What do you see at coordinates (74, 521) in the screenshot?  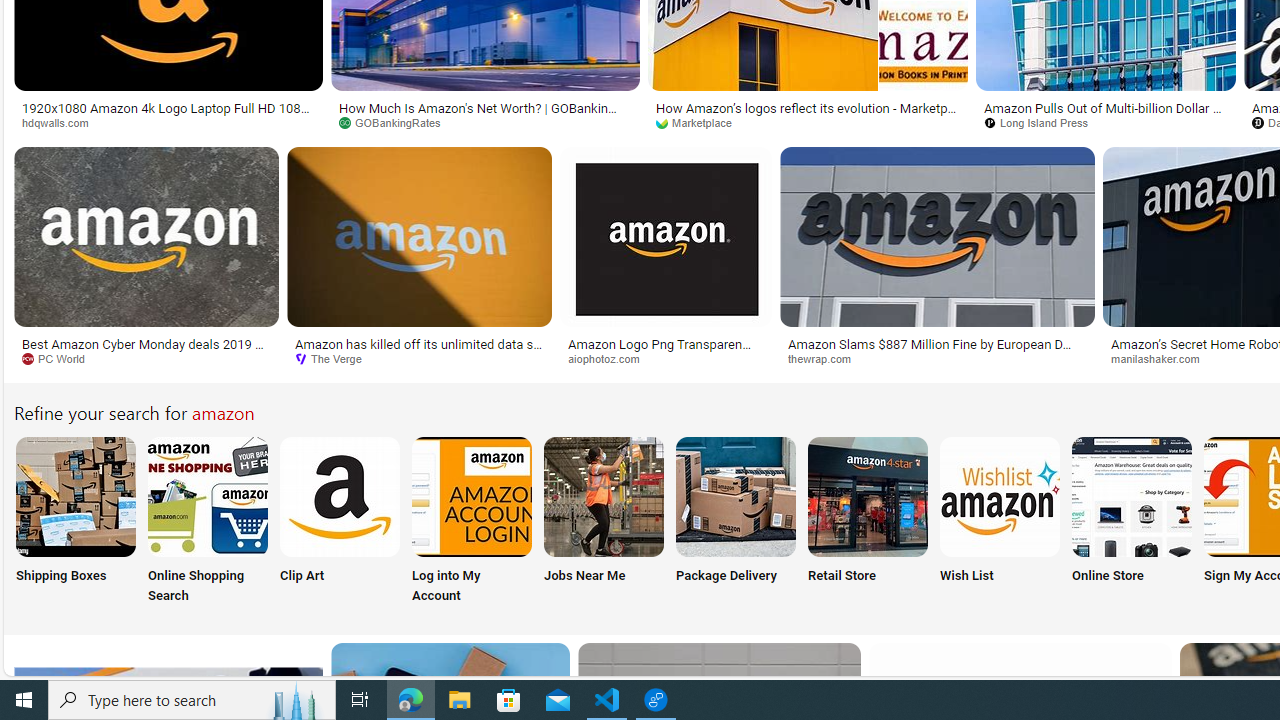 I see `'Shipping Boxes'` at bounding box center [74, 521].